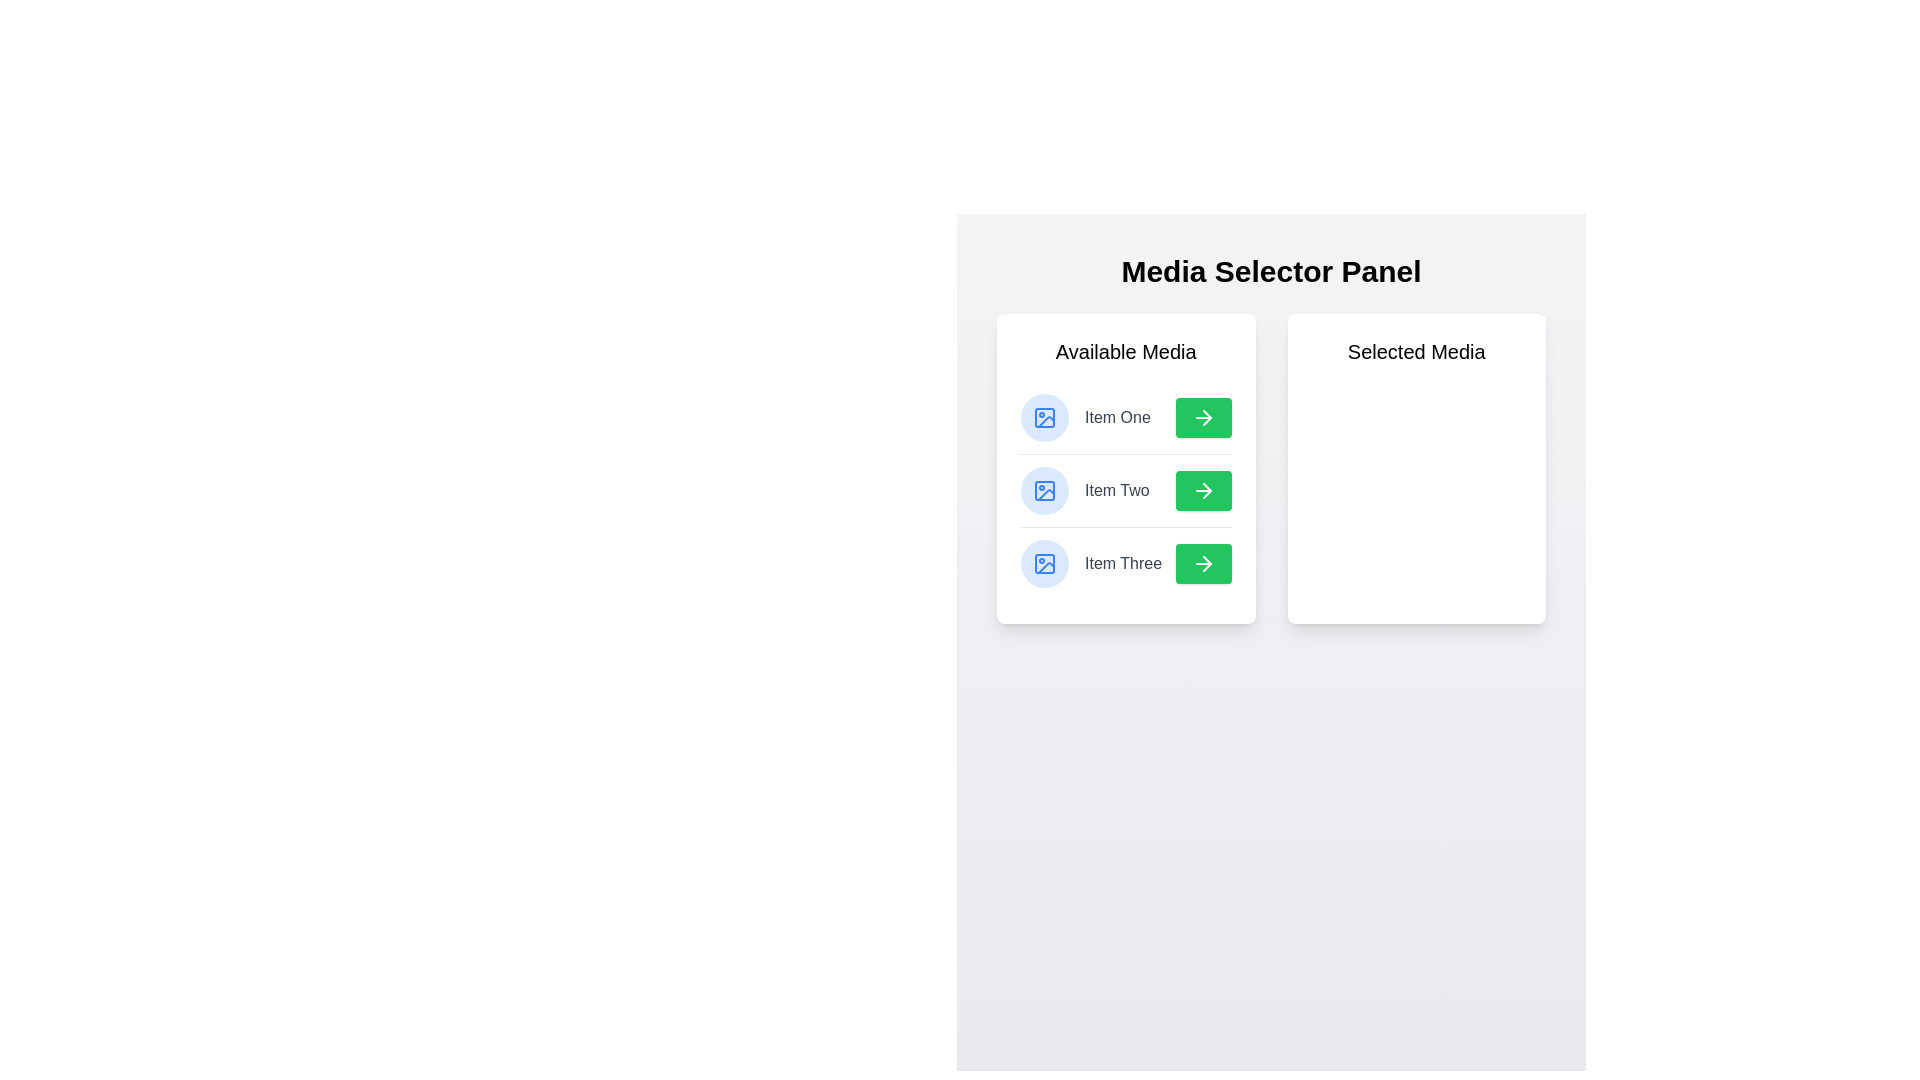  What do you see at coordinates (1044, 563) in the screenshot?
I see `the small rectangle with rounded corners inside the graphic icon representing the mountain and sun motif, located in the 'Available Media' section for 'Item One'` at bounding box center [1044, 563].